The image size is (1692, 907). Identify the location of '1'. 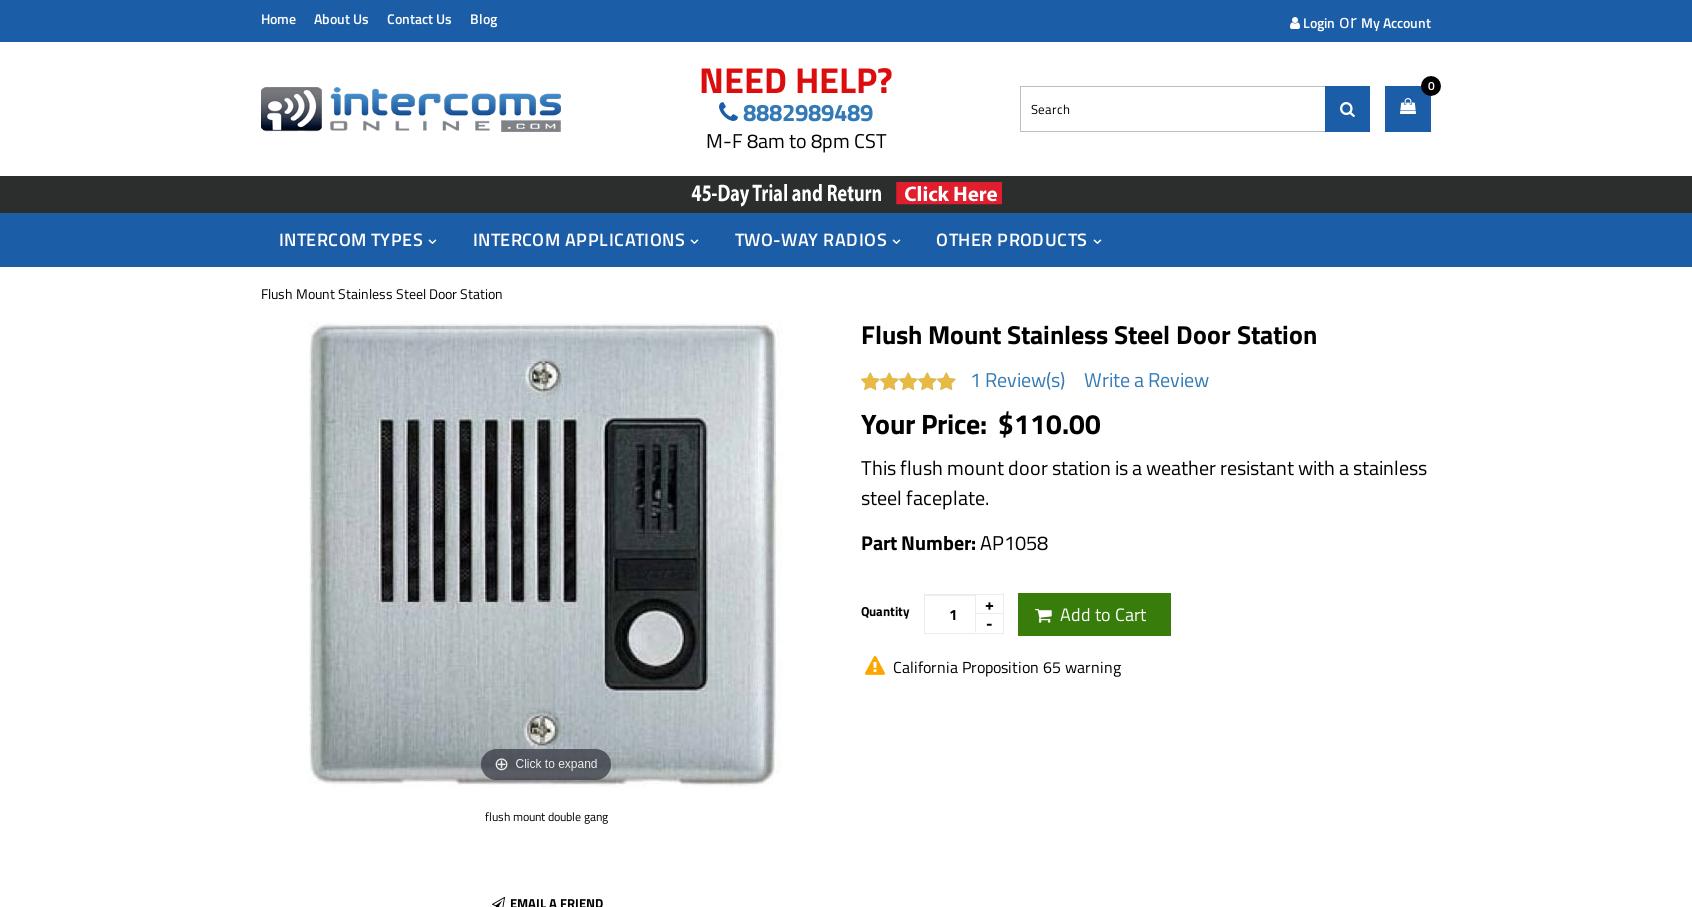
(975, 378).